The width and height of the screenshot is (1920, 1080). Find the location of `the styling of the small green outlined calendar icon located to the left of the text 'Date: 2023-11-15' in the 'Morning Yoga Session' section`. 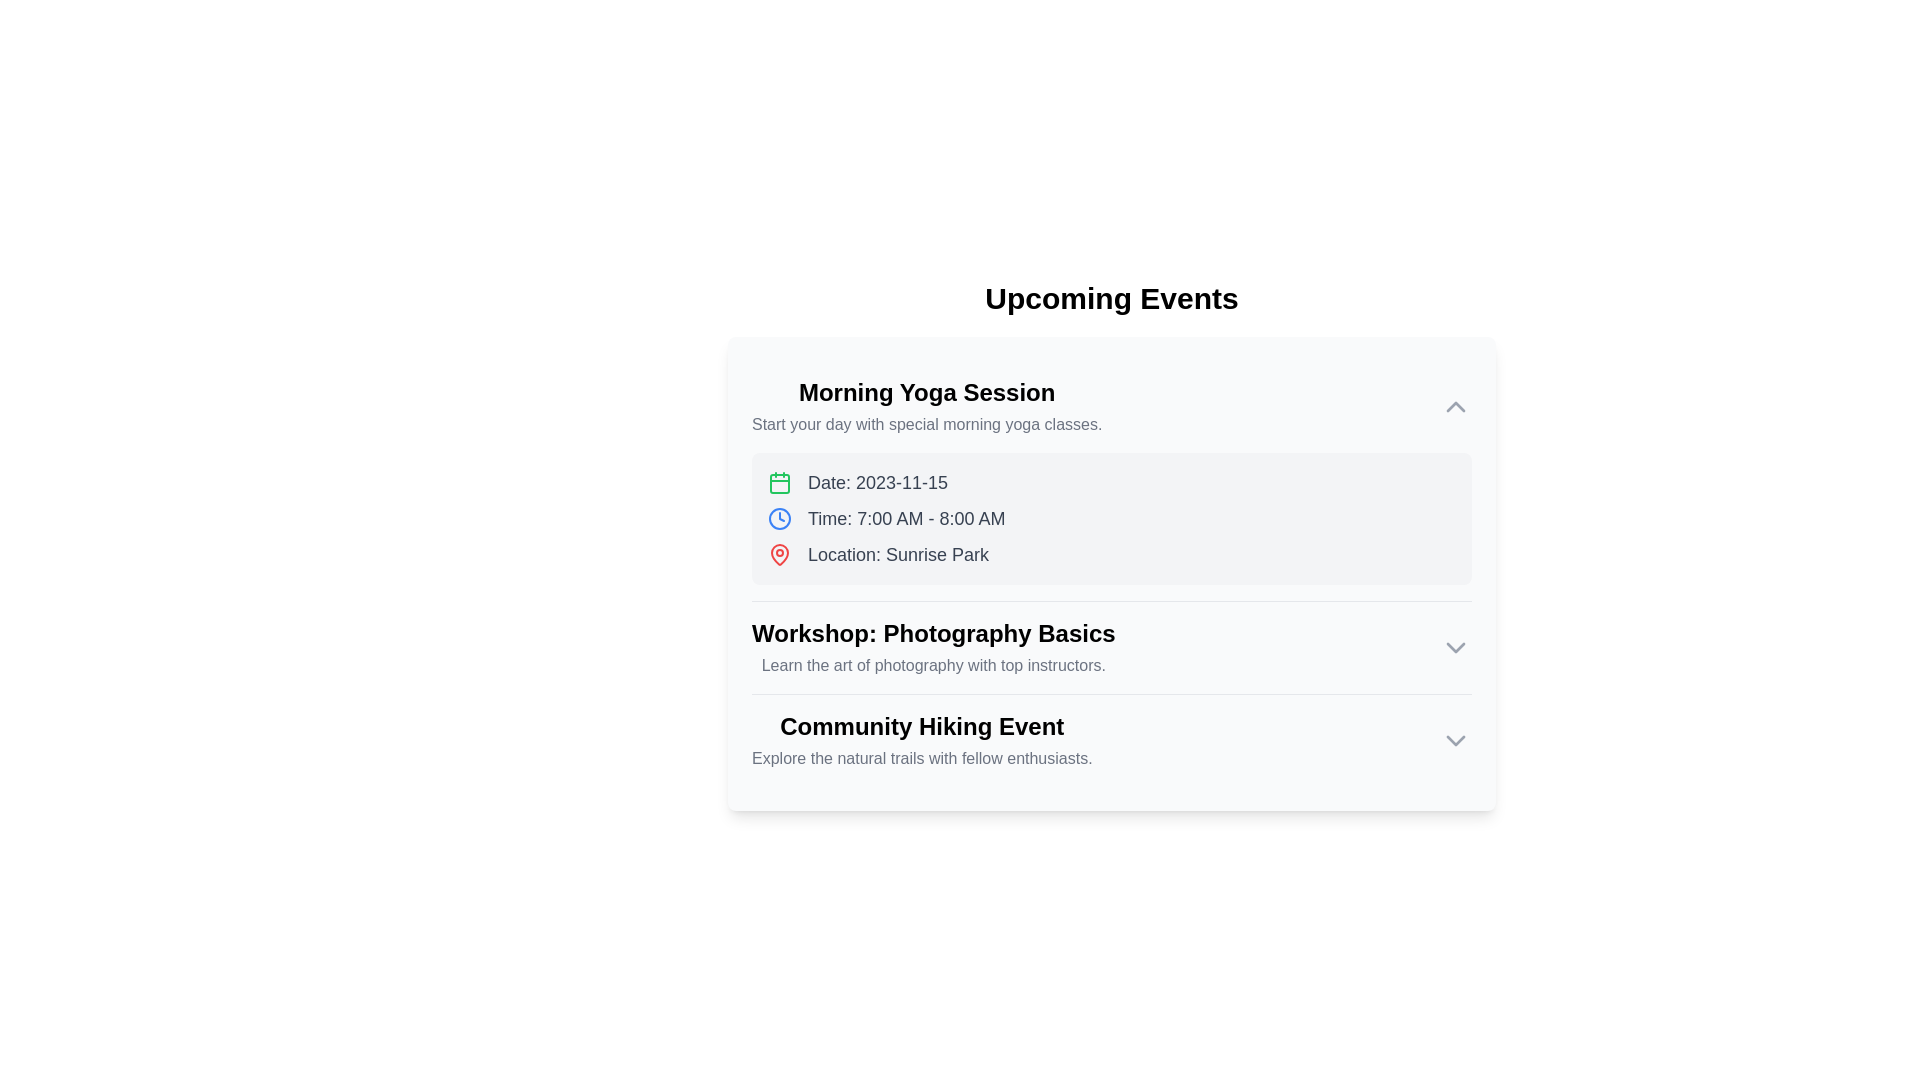

the styling of the small green outlined calendar icon located to the left of the text 'Date: 2023-11-15' in the 'Morning Yoga Session' section is located at coordinates (778, 482).